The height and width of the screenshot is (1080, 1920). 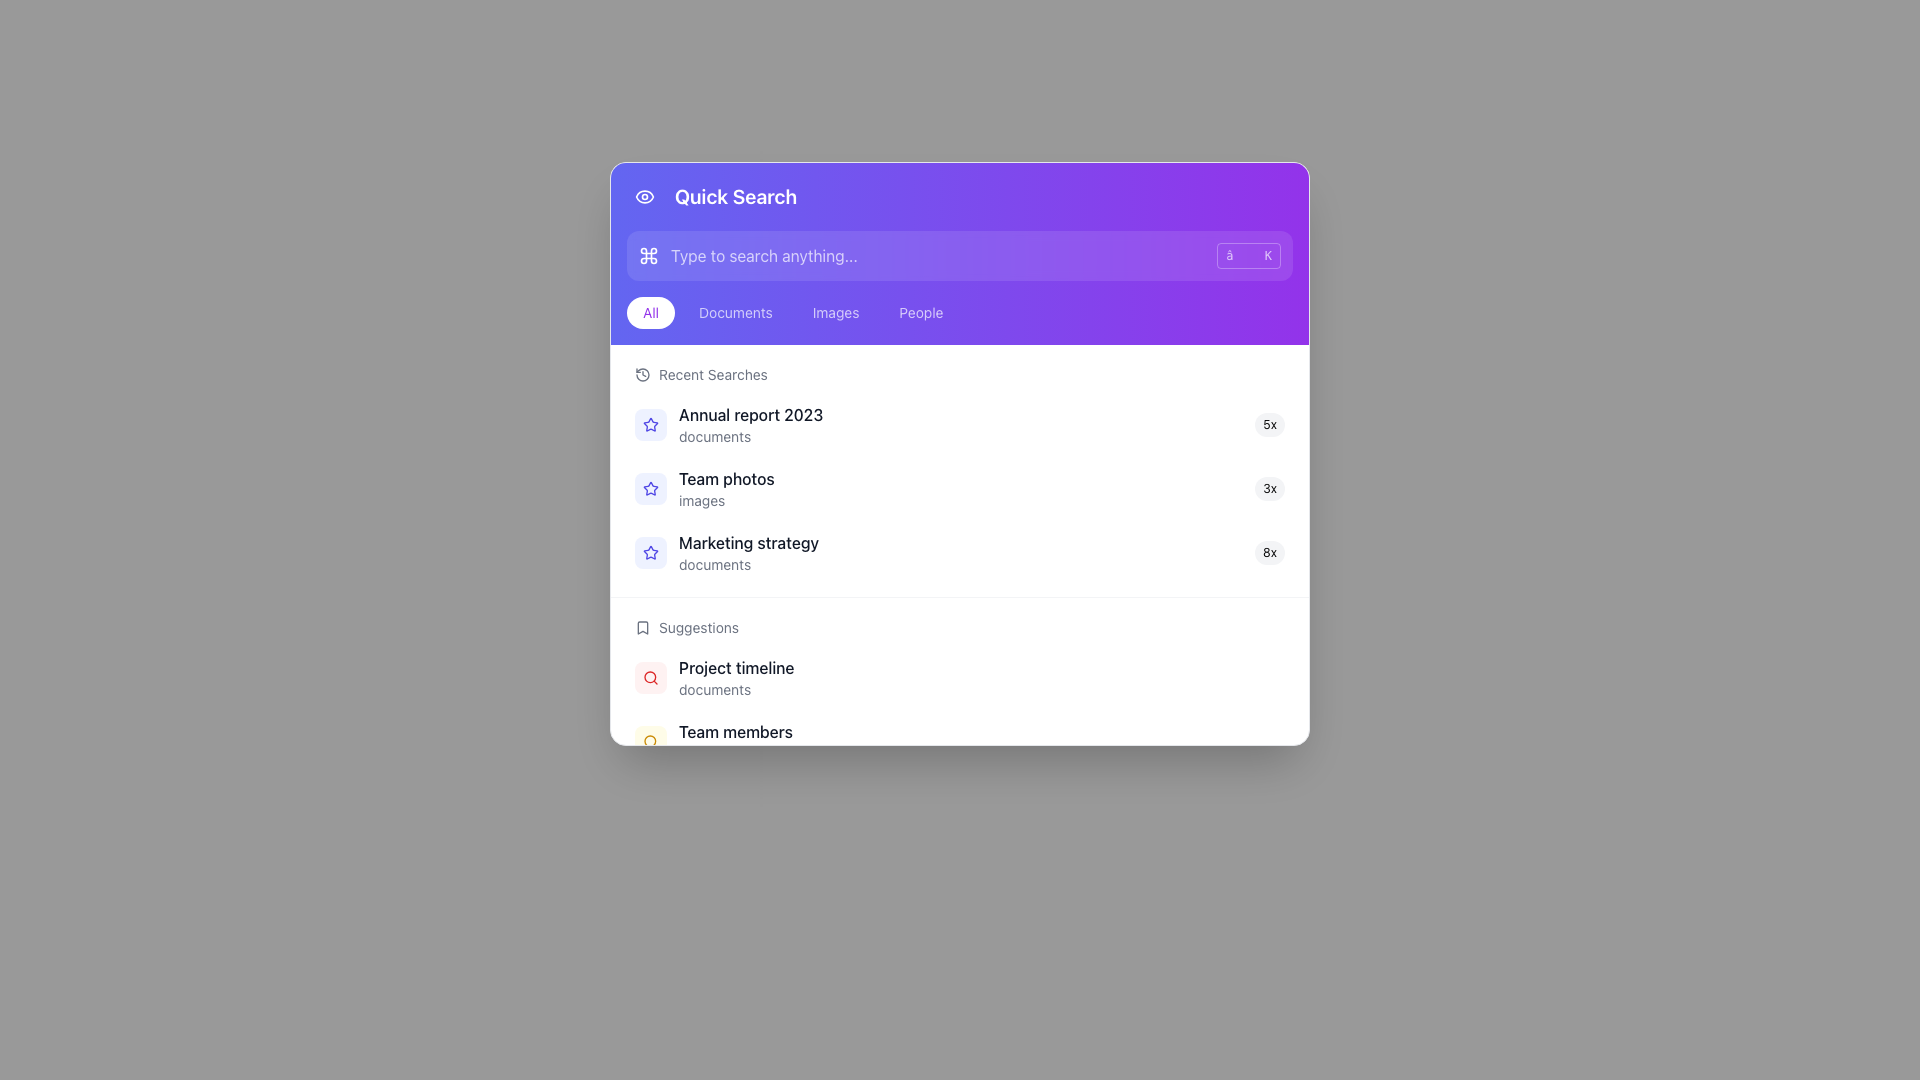 What do you see at coordinates (1269, 423) in the screenshot?
I see `the Badge component indicating numeric count next to the 'Annual report 2023' entry in the 'Recent Searches' section` at bounding box center [1269, 423].